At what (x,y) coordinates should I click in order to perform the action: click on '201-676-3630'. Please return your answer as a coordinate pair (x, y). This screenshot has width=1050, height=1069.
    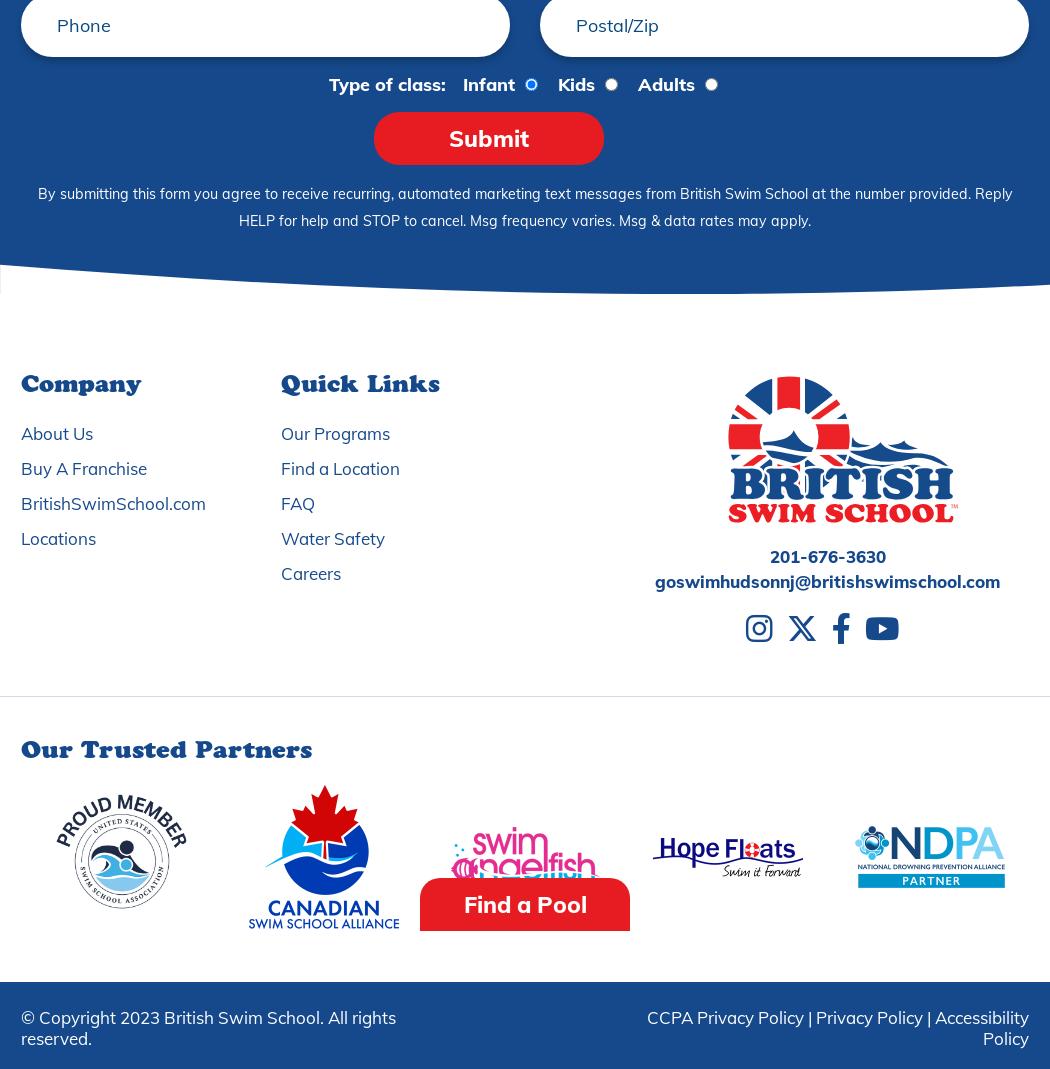
    Looking at the image, I should click on (769, 556).